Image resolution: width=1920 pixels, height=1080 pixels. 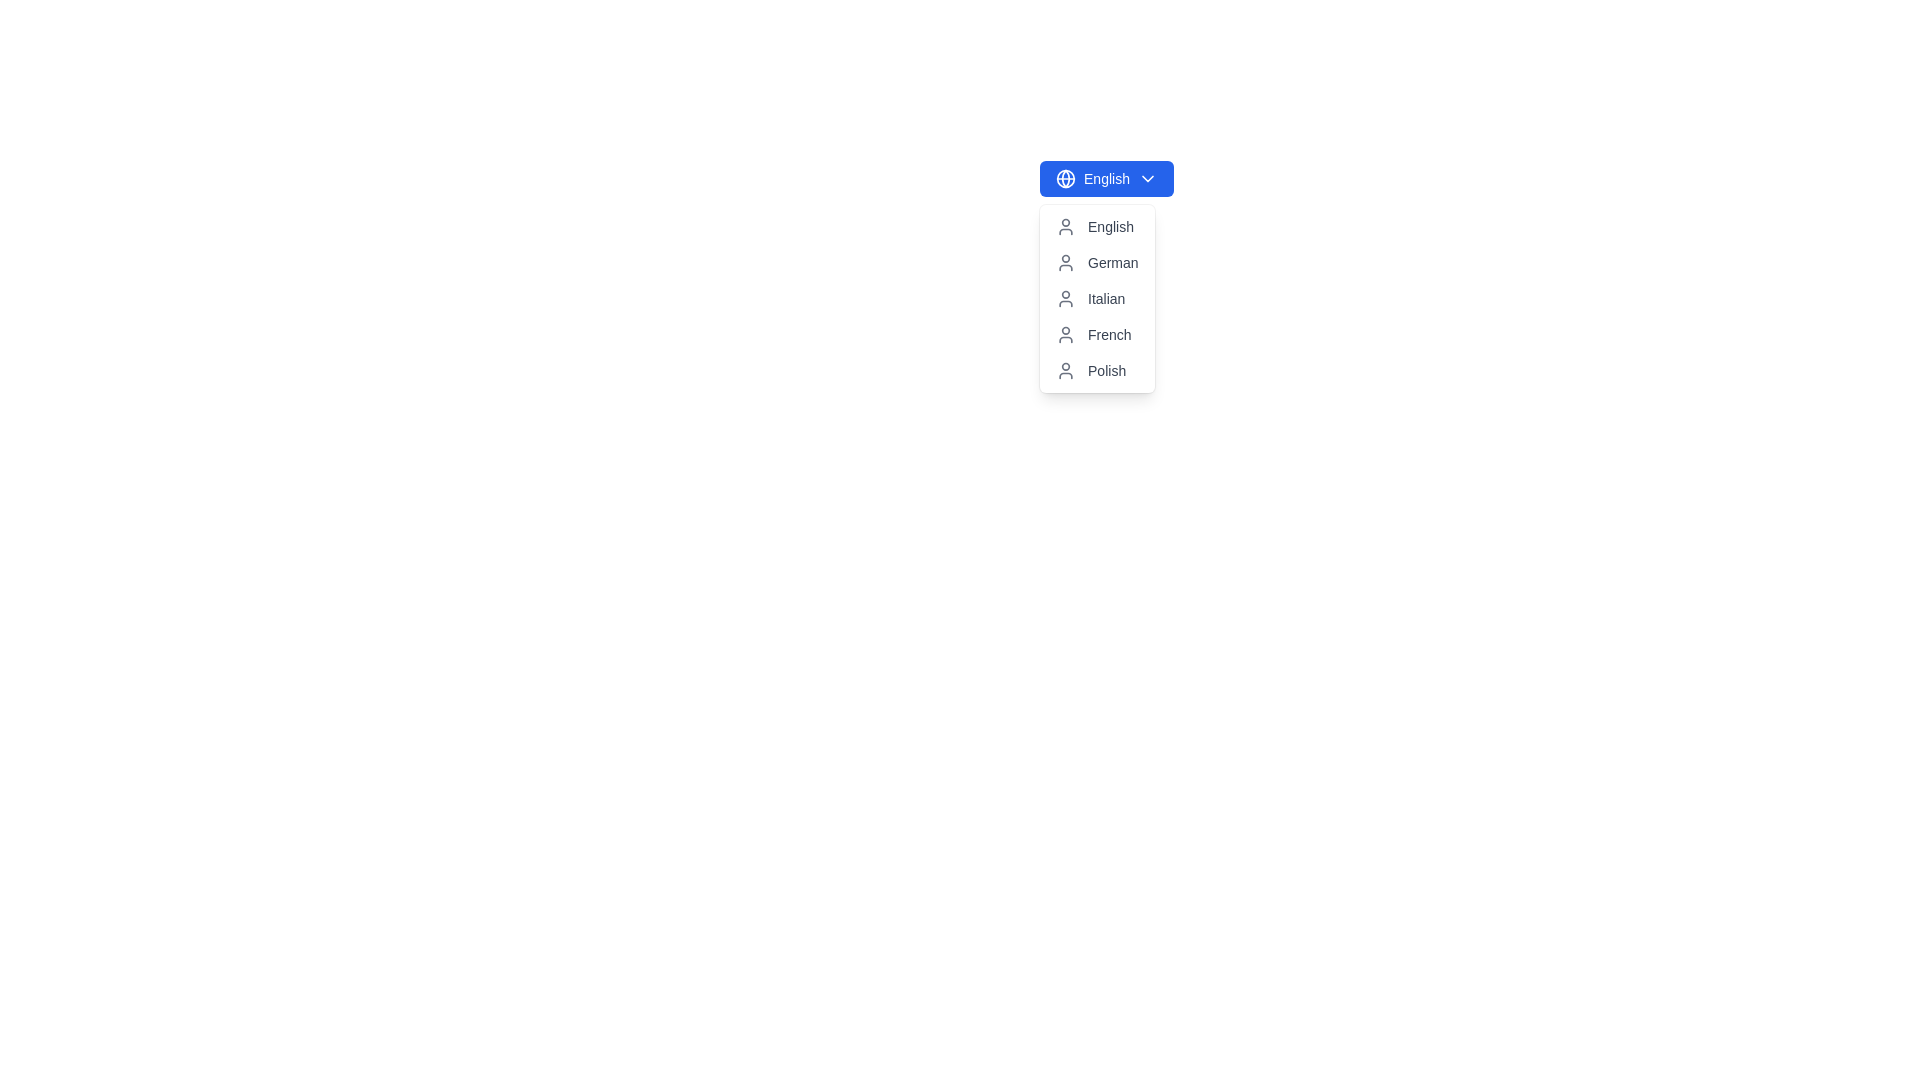 What do you see at coordinates (1064, 177) in the screenshot?
I see `the central circle of the globe icon located at the top left corner of the dropdown menu, which symbolizes worldwide or language options` at bounding box center [1064, 177].